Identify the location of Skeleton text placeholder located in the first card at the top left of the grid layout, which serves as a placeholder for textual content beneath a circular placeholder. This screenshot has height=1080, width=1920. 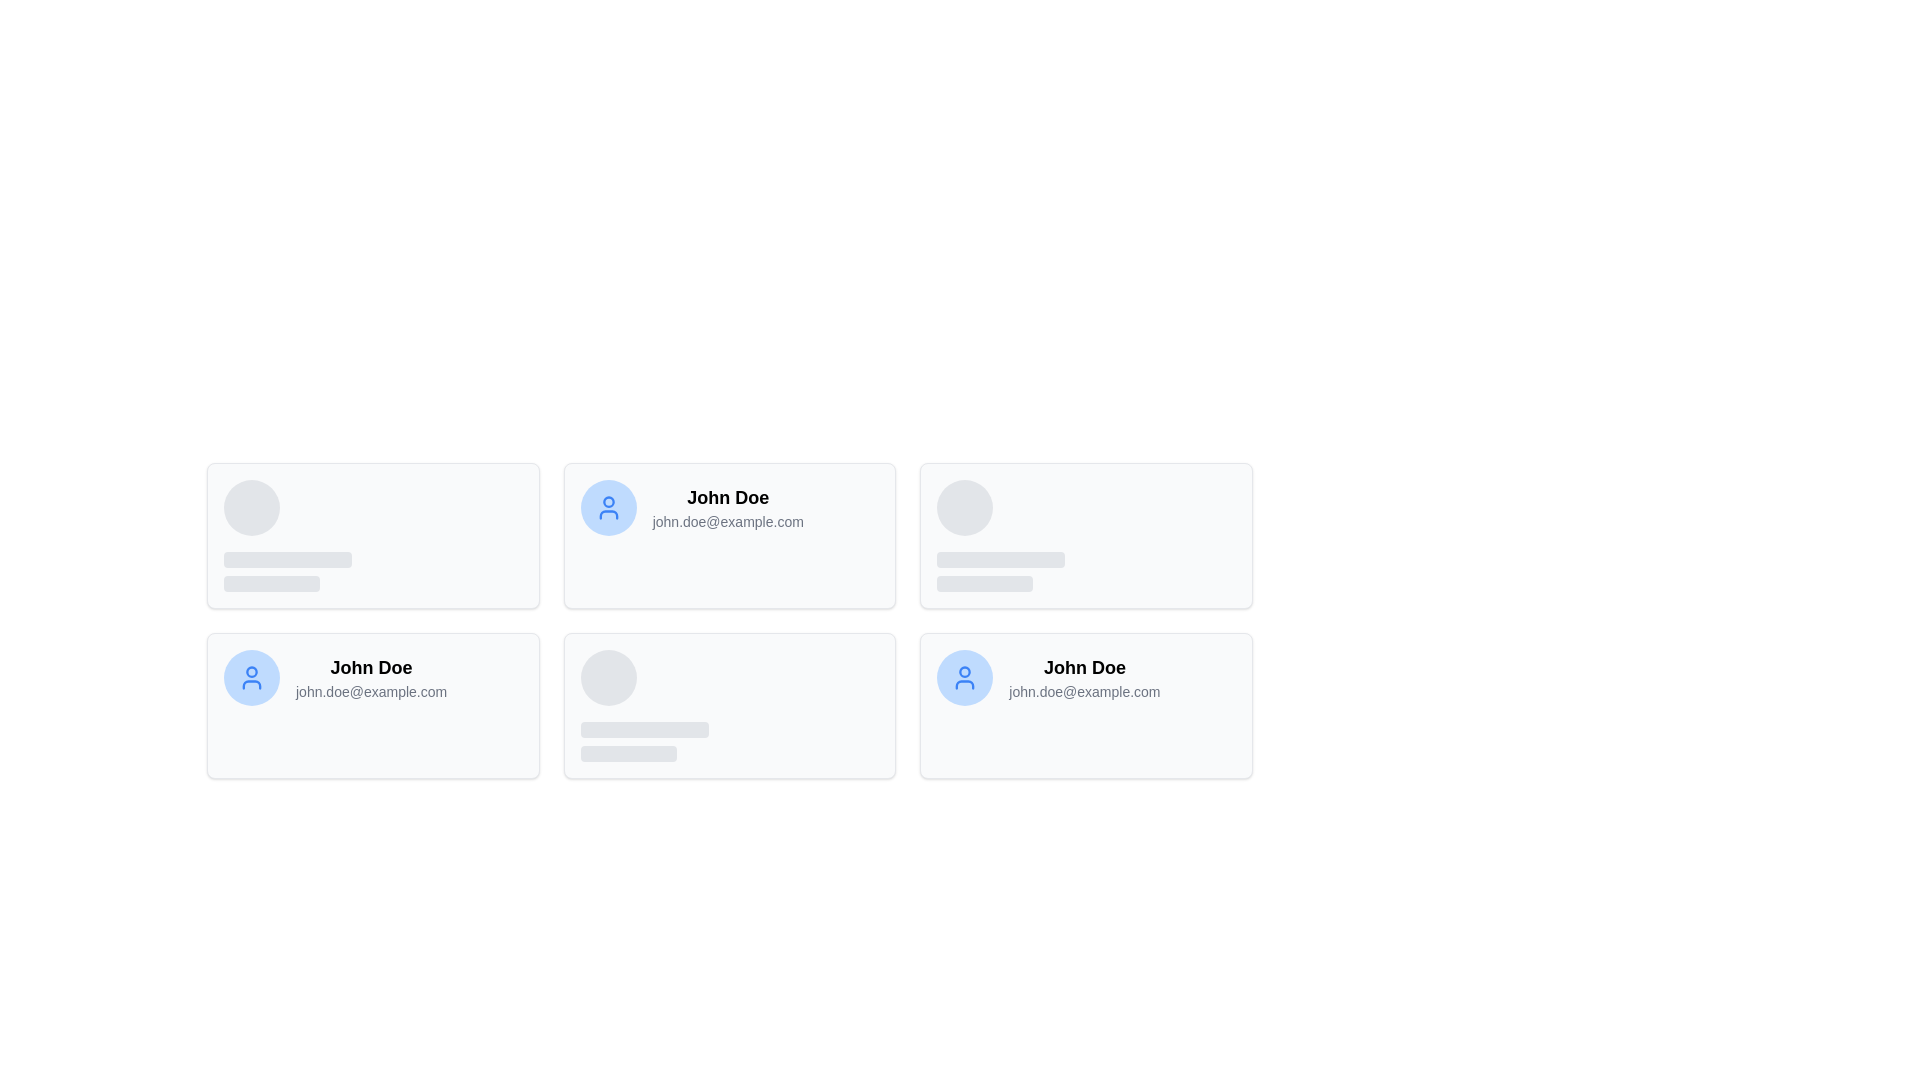
(287, 571).